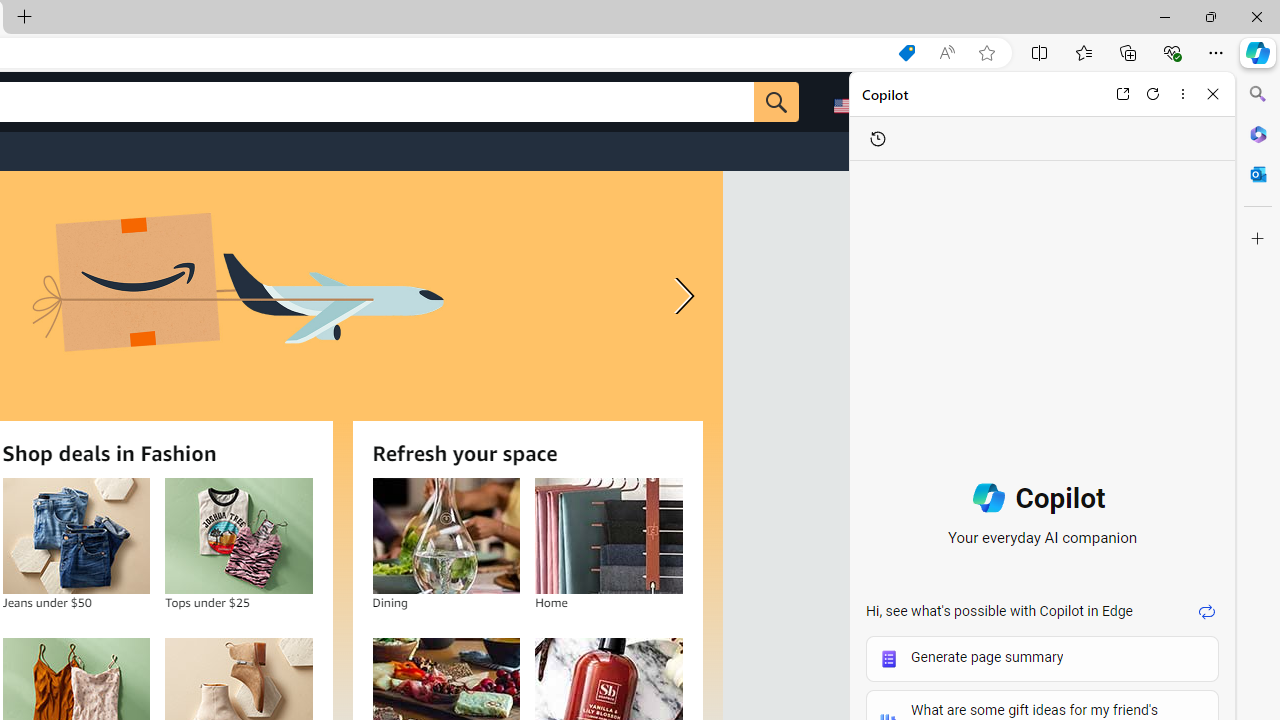 This screenshot has height=720, width=1280. Describe the element at coordinates (445, 535) in the screenshot. I see `'Dining'` at that location.